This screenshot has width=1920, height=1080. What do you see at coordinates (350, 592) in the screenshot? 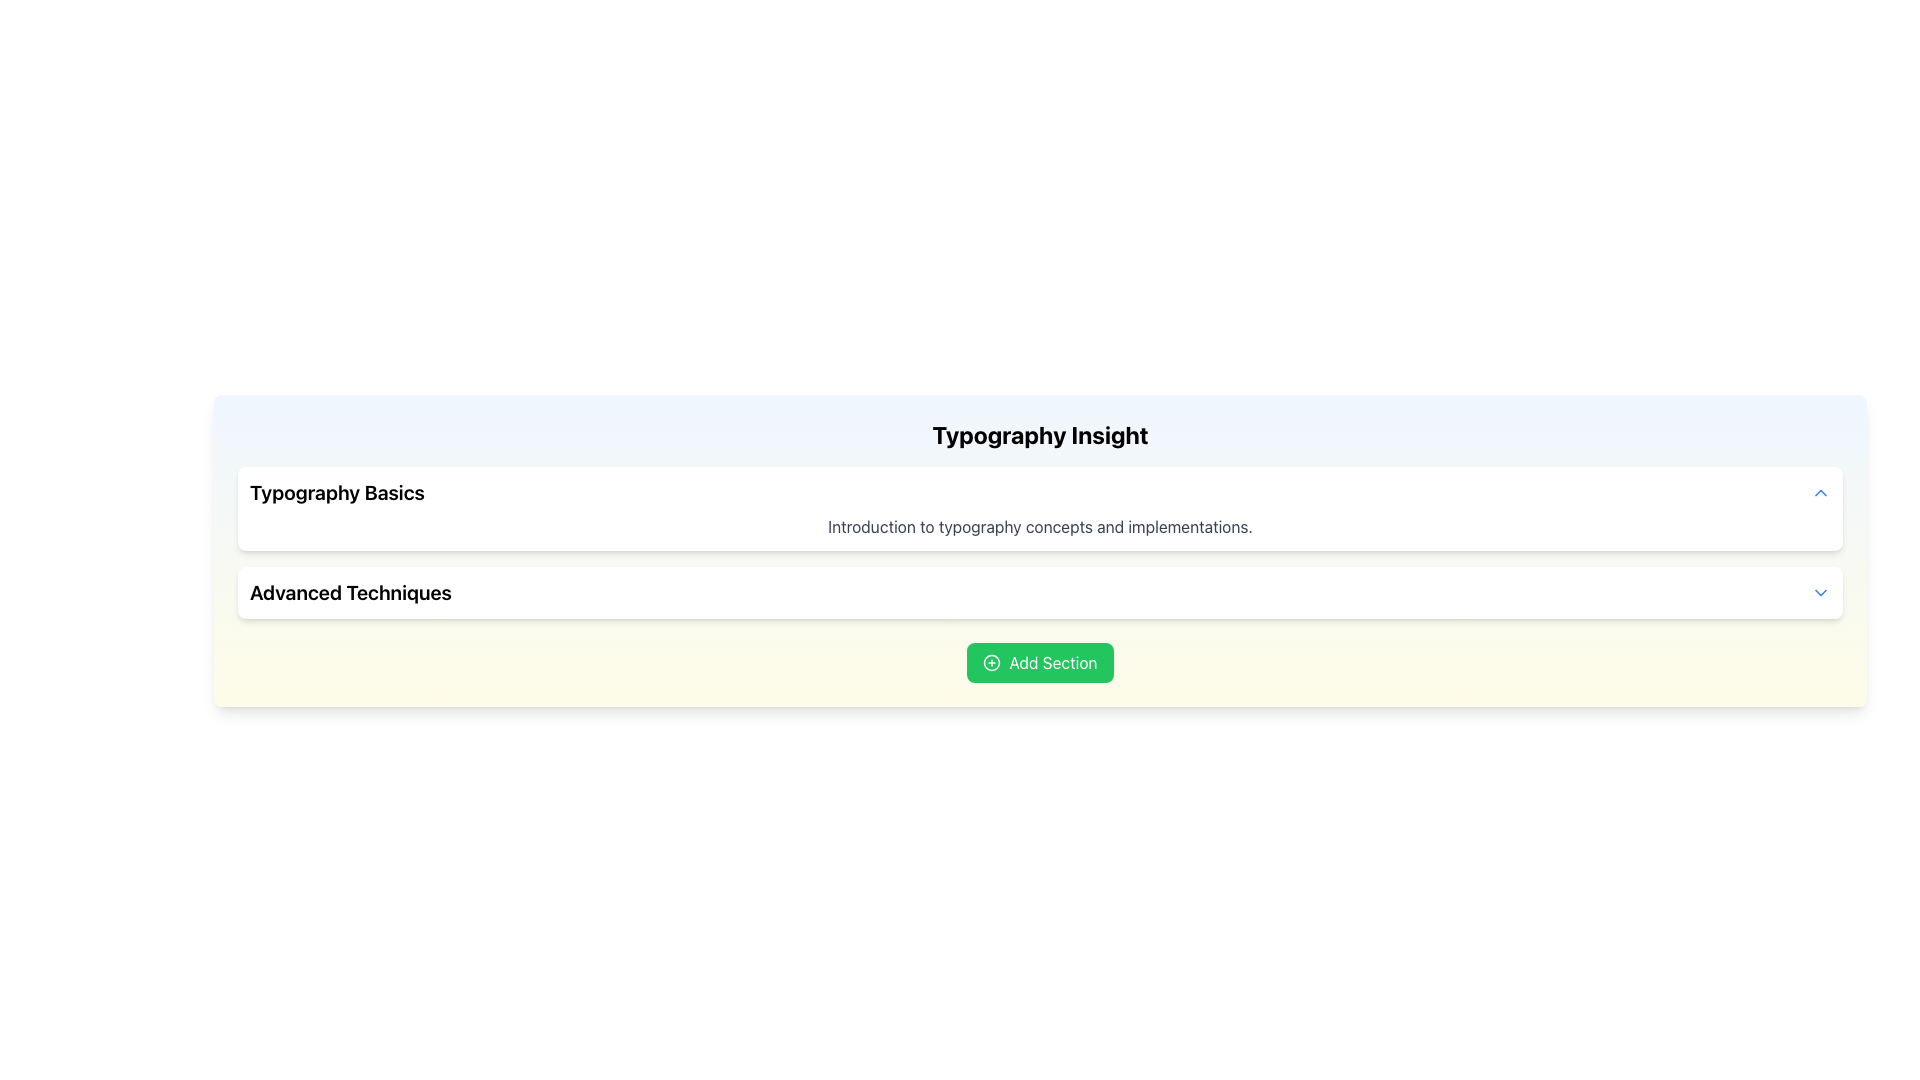
I see `text content of the 'Advanced Techniques' text label, which is displayed in bold and larger font against a light background near the upper portion of a list, aligned to the left` at bounding box center [350, 592].